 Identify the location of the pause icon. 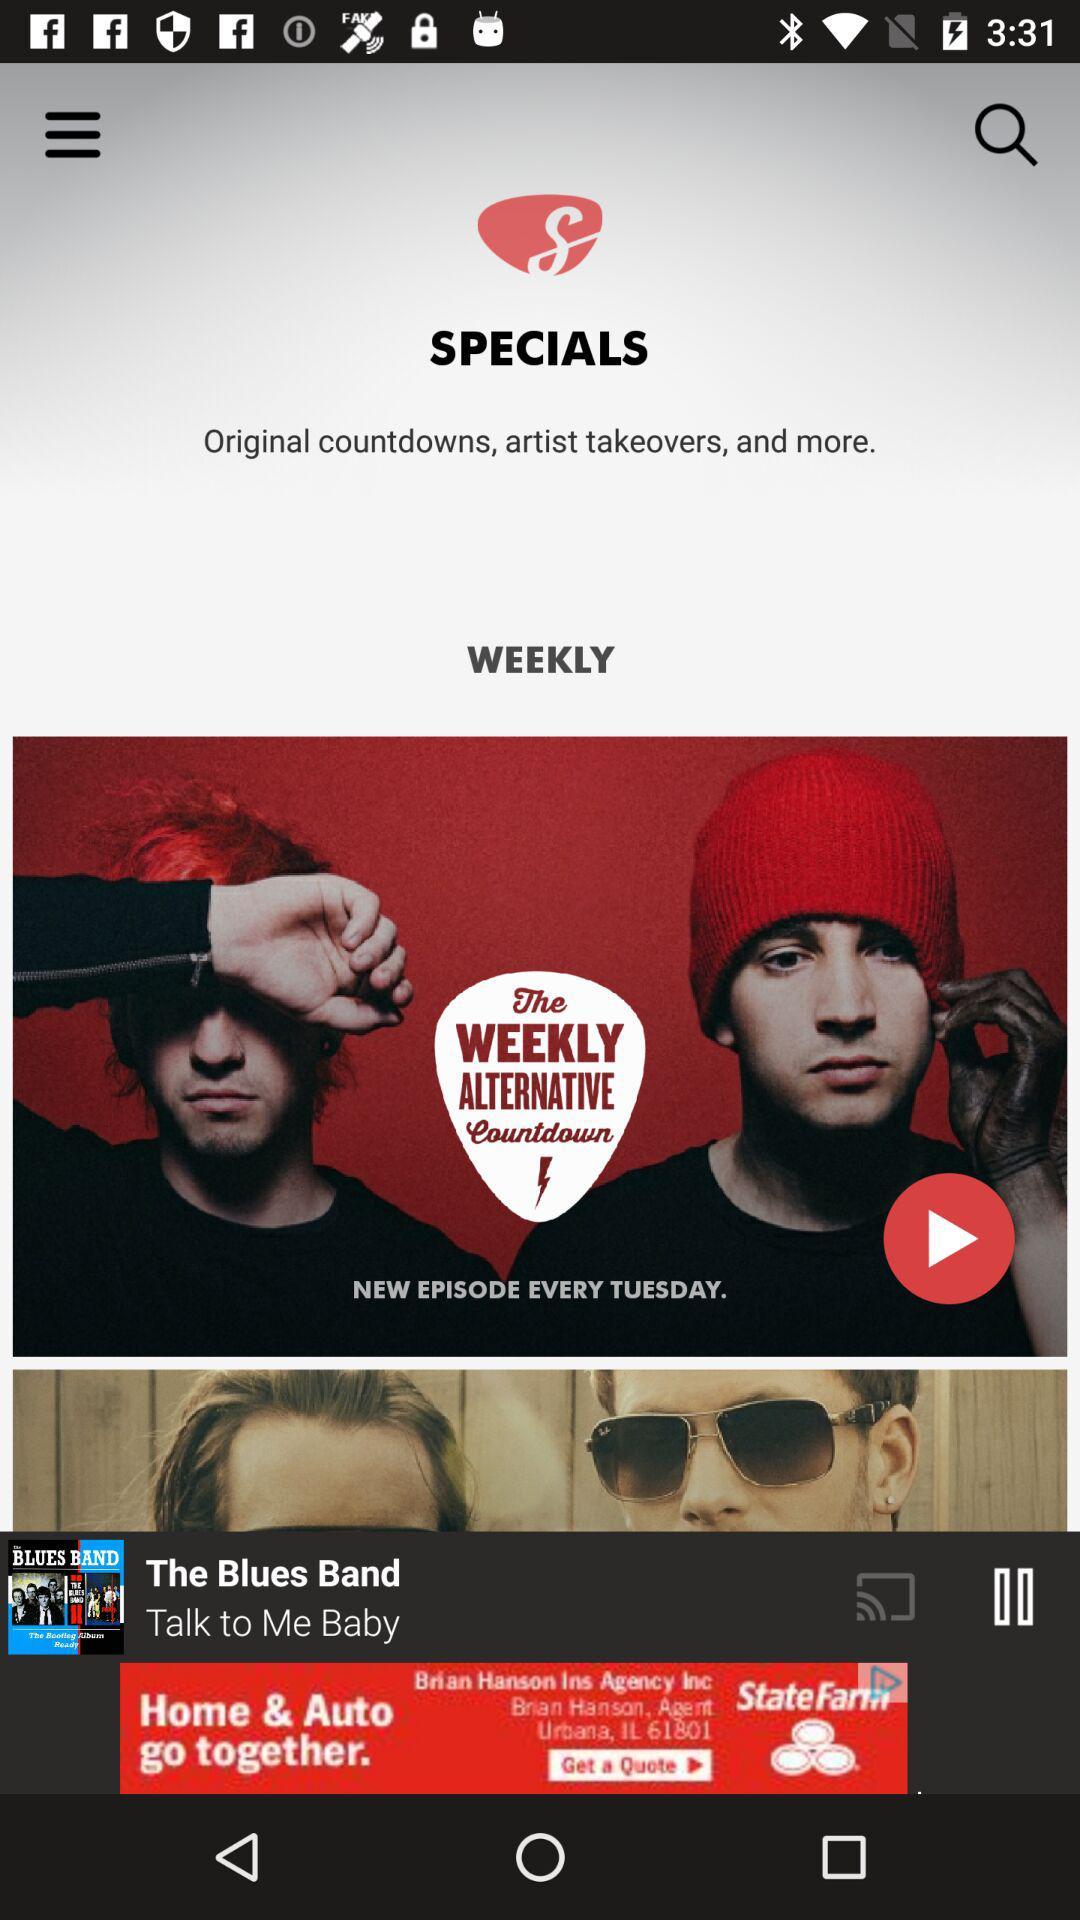
(1014, 1596).